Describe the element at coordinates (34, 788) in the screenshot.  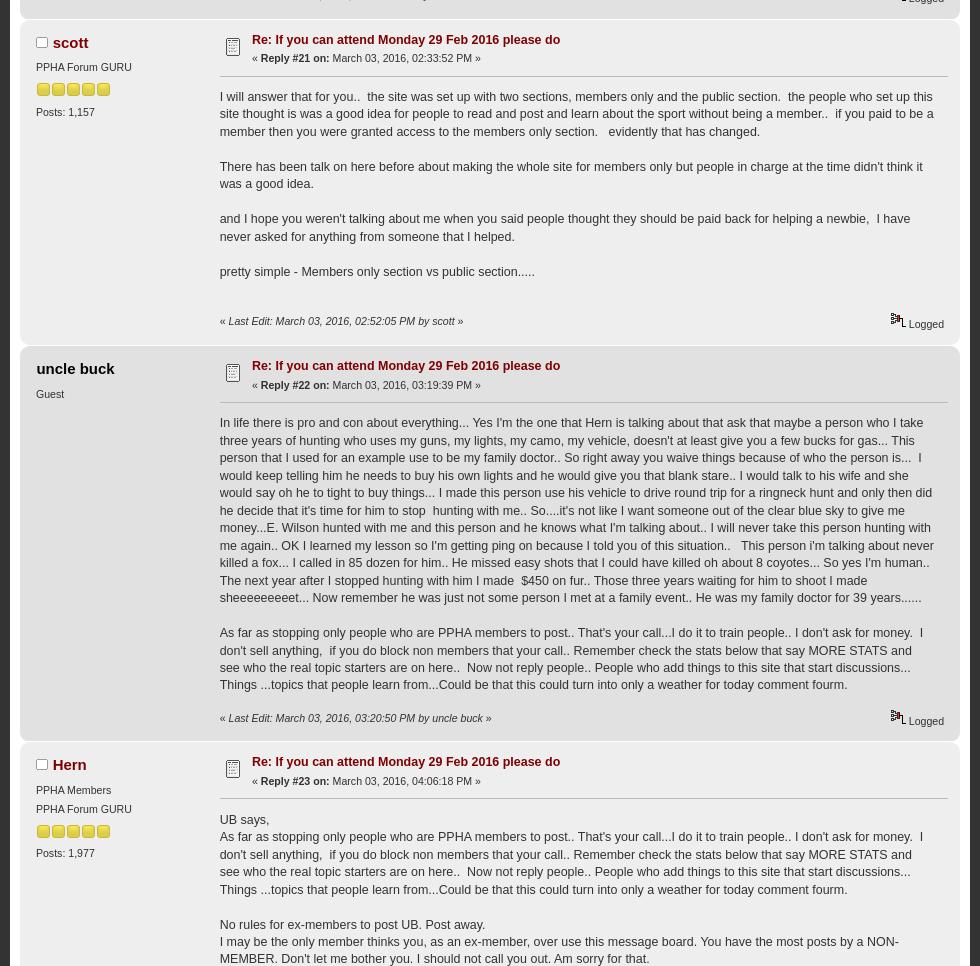
I see `'PPHA Members'` at that location.